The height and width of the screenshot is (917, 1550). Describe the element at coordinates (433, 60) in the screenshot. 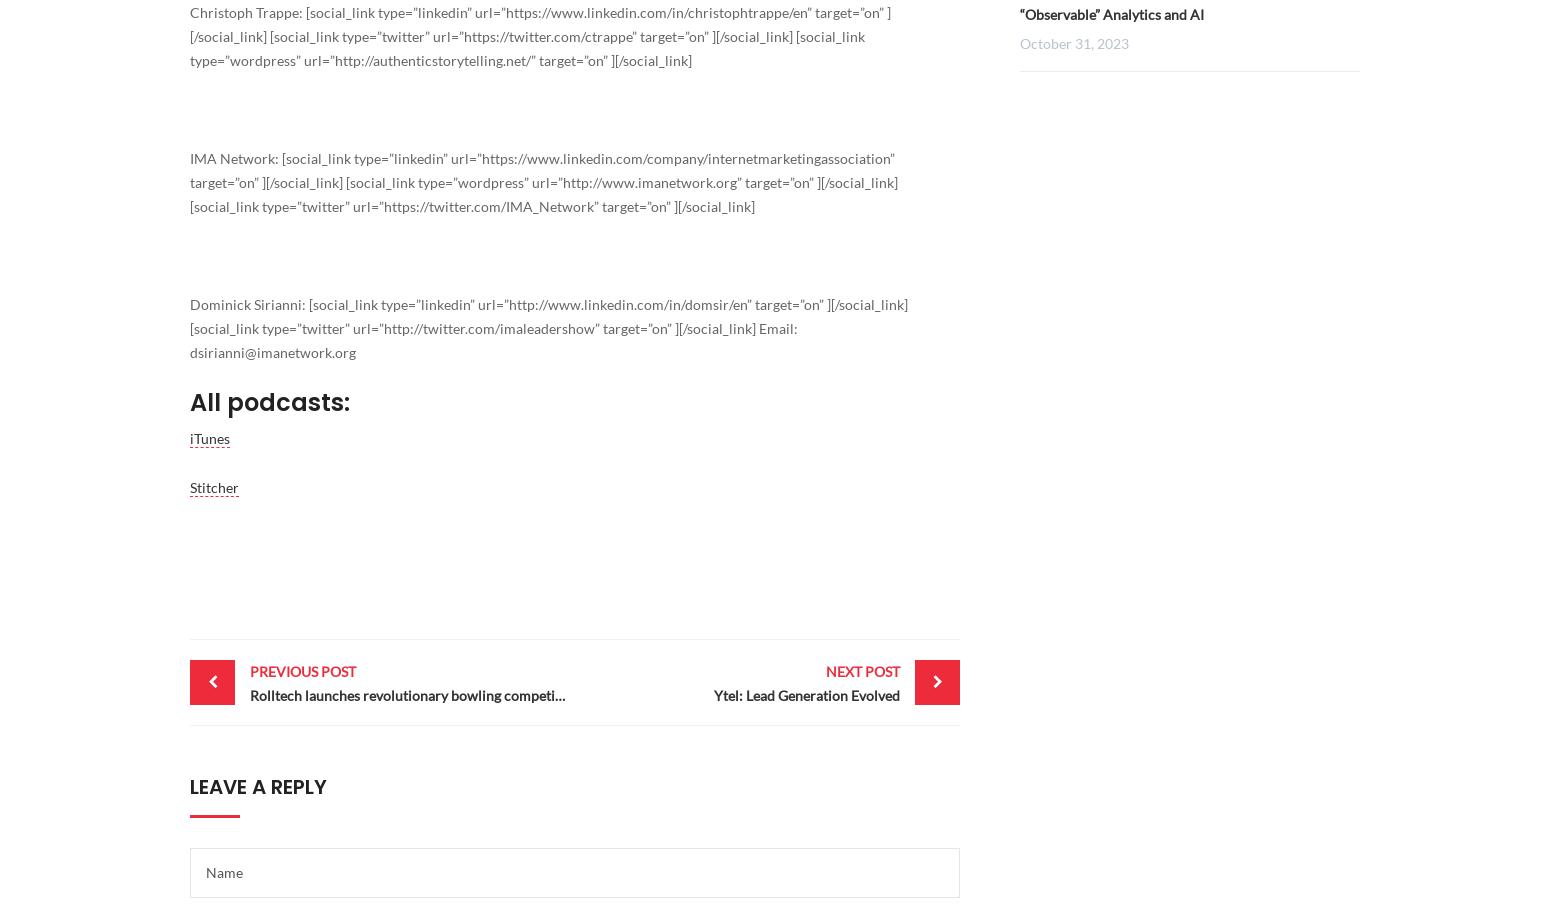

I see `'http://authenticstorytelling.net/'` at that location.